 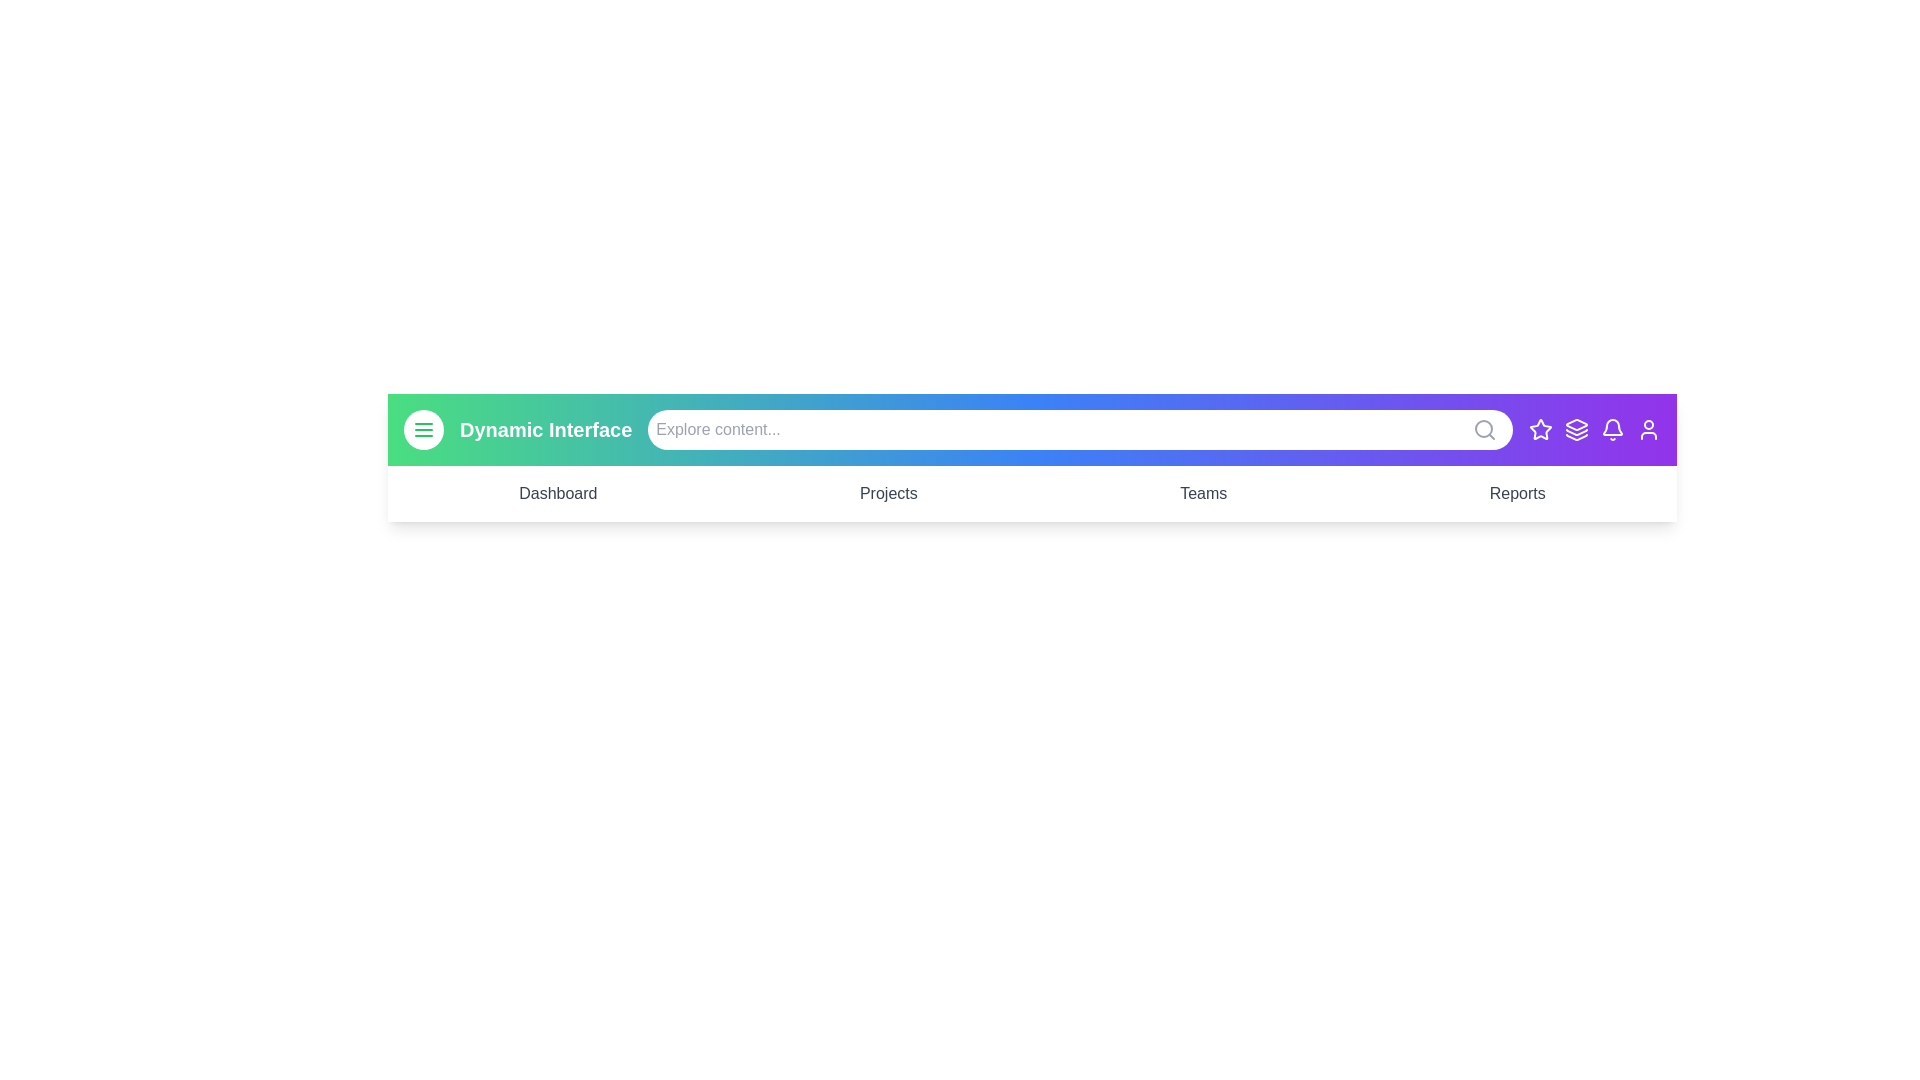 What do you see at coordinates (557, 493) in the screenshot?
I see `the menu item Dashboard to navigate to its corresponding section` at bounding box center [557, 493].